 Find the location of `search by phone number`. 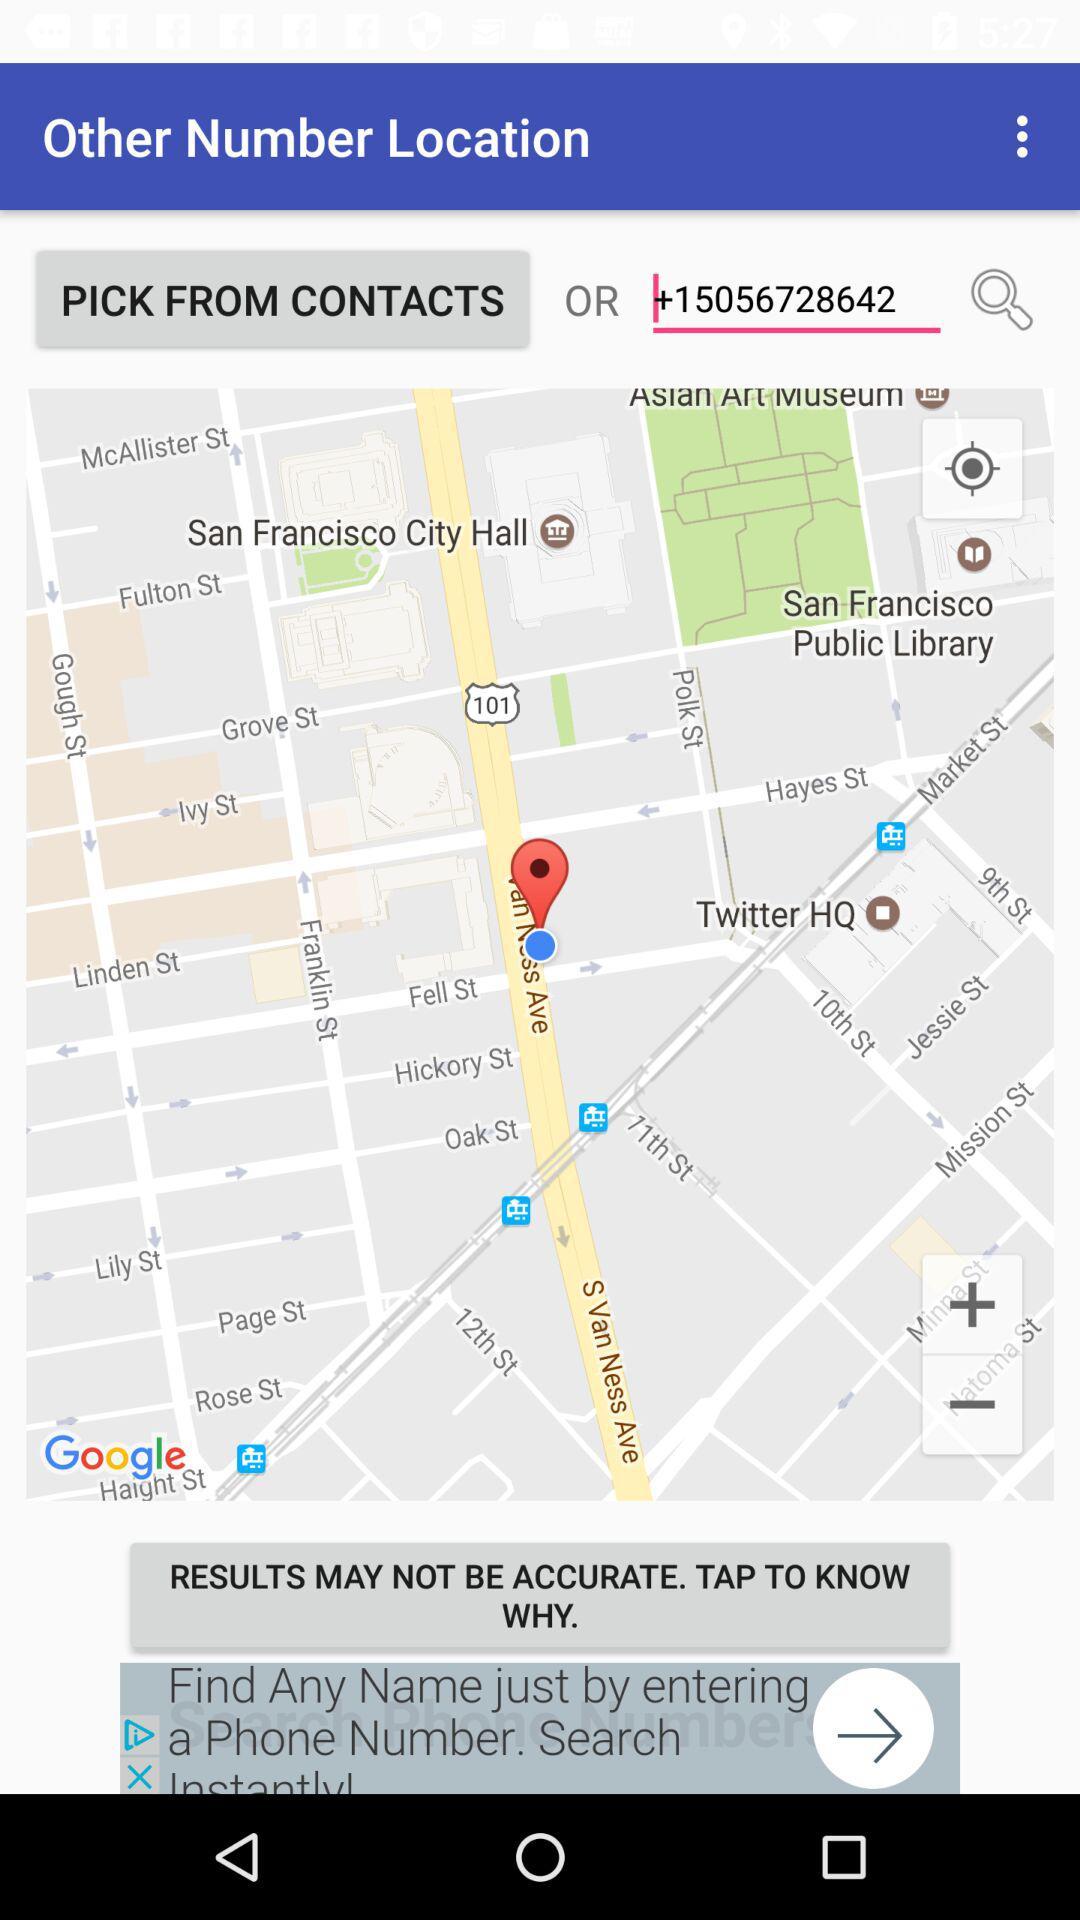

search by phone number is located at coordinates (1002, 298).